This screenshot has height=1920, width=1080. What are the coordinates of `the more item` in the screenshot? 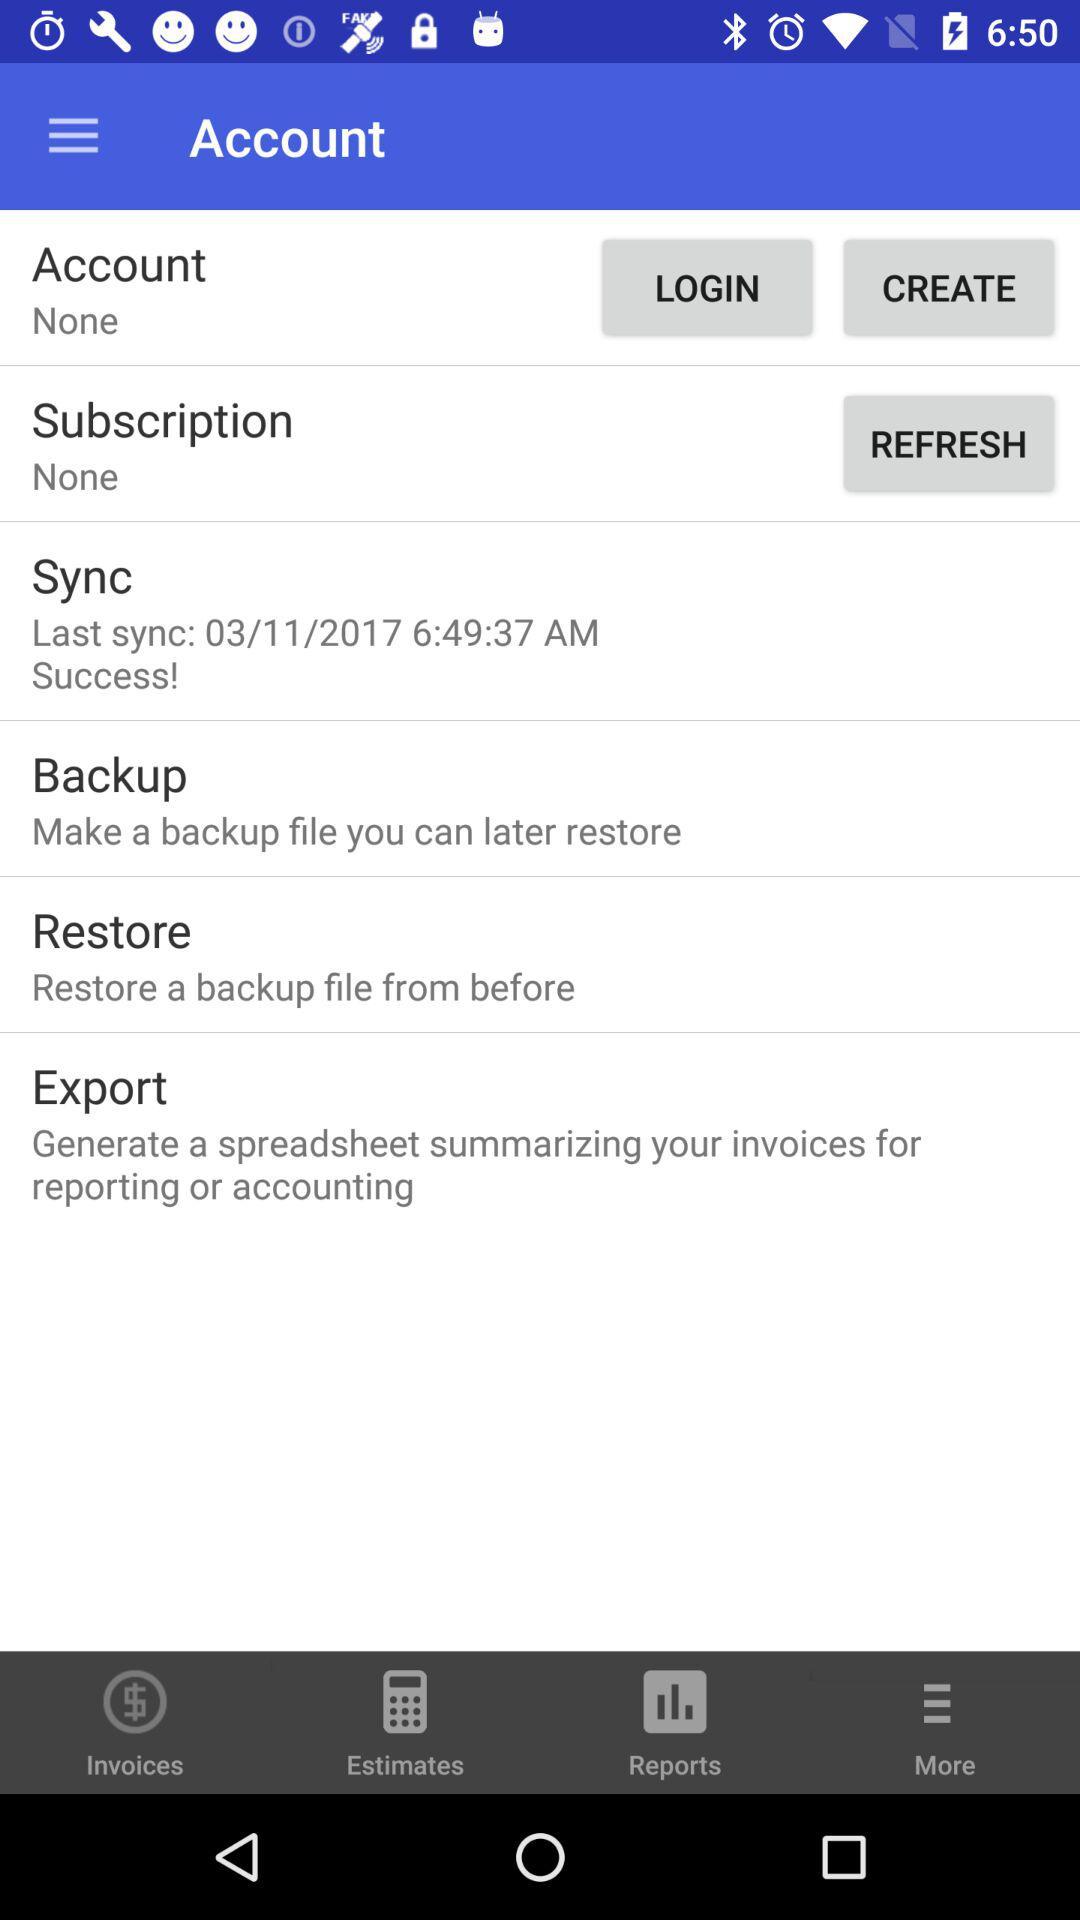 It's located at (945, 1736).